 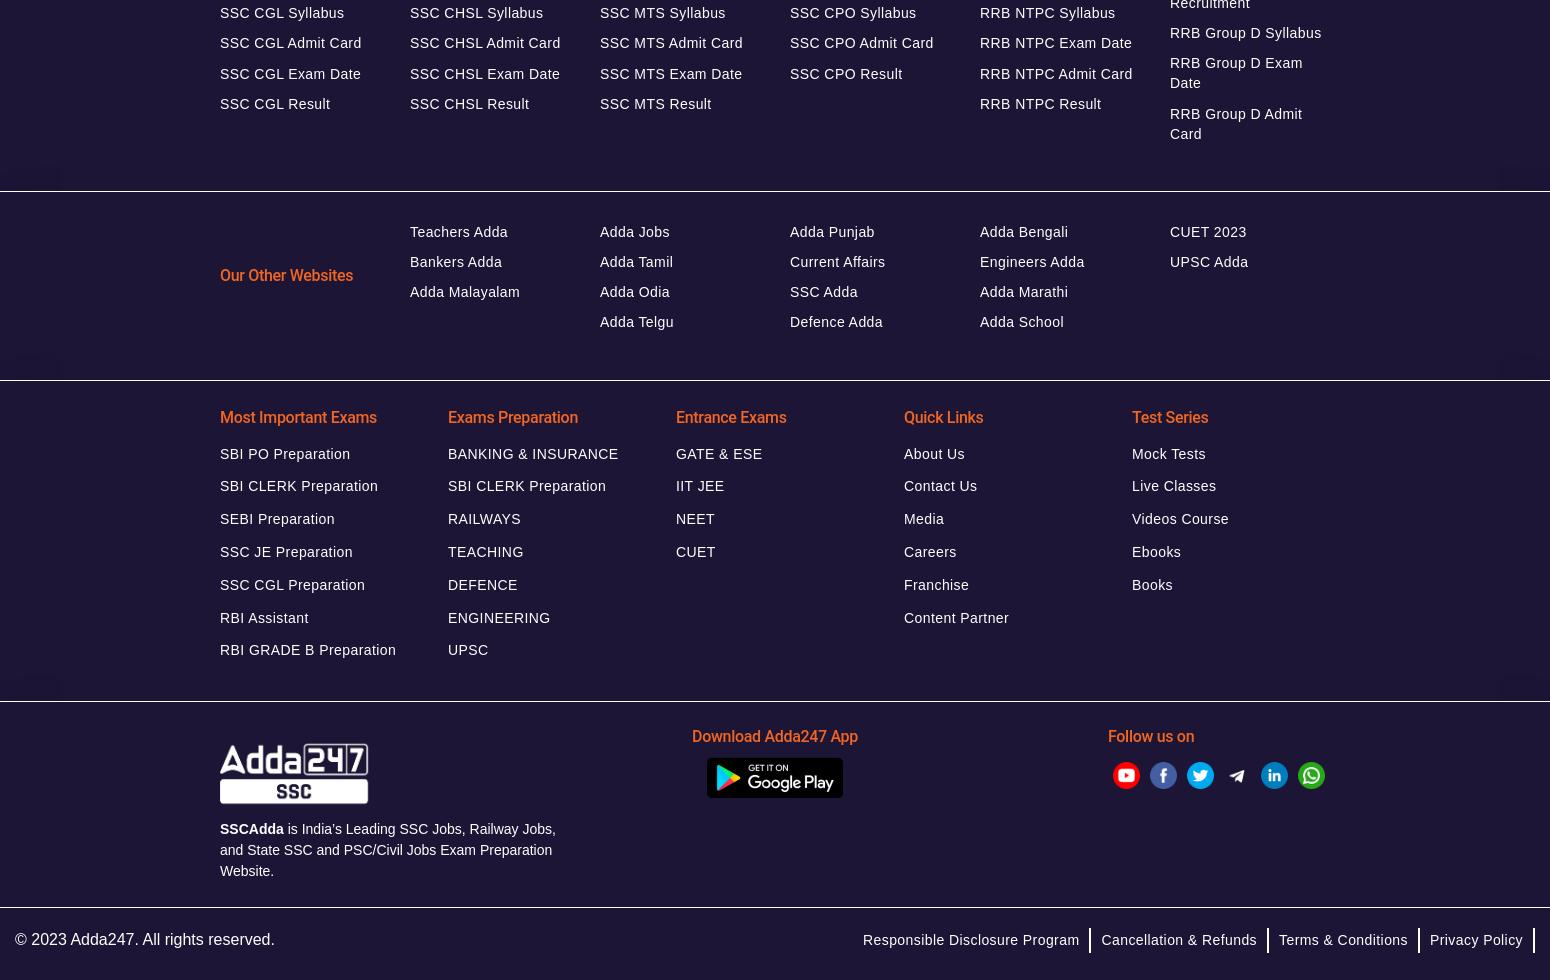 I want to click on 'Our Other Websites', so click(x=286, y=274).